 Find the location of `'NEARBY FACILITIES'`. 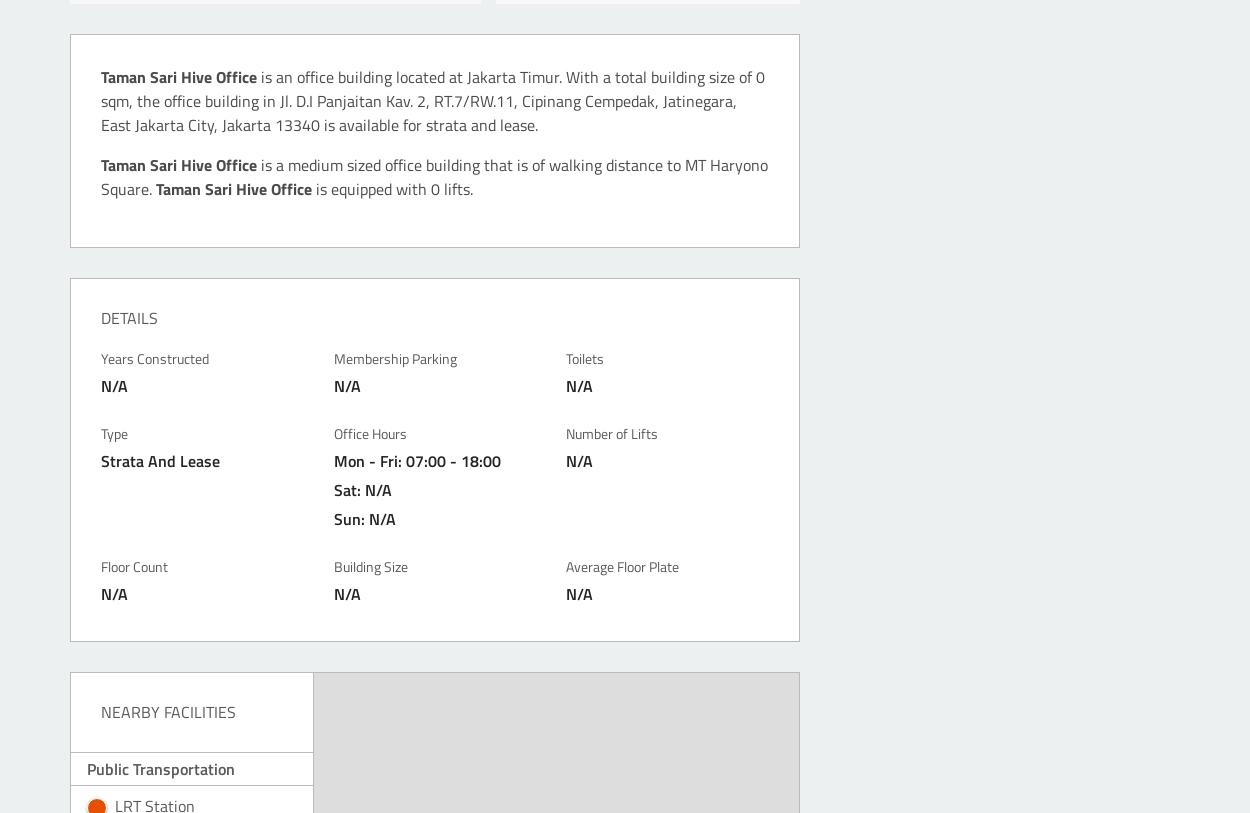

'NEARBY FACILITIES' is located at coordinates (168, 710).